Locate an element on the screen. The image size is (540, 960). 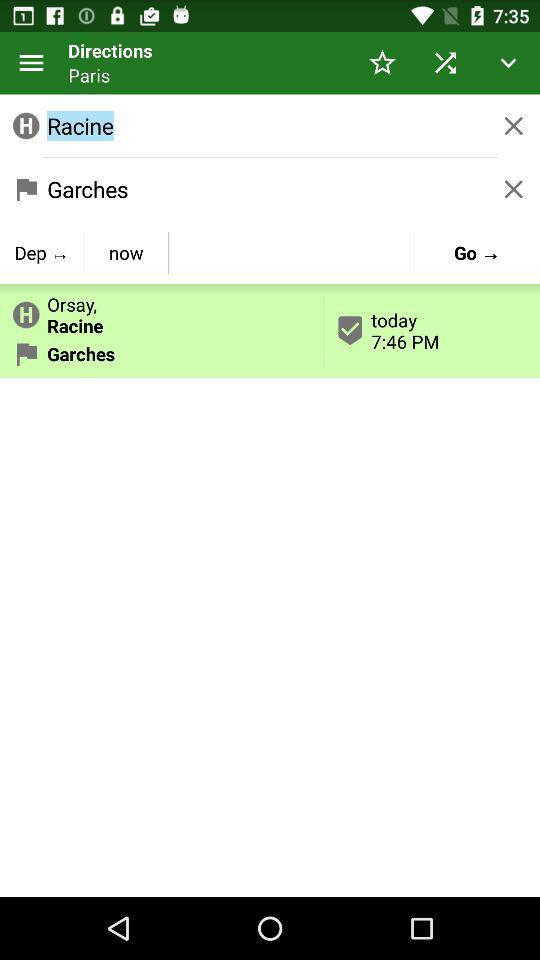
the item below garches item is located at coordinates (126, 251).